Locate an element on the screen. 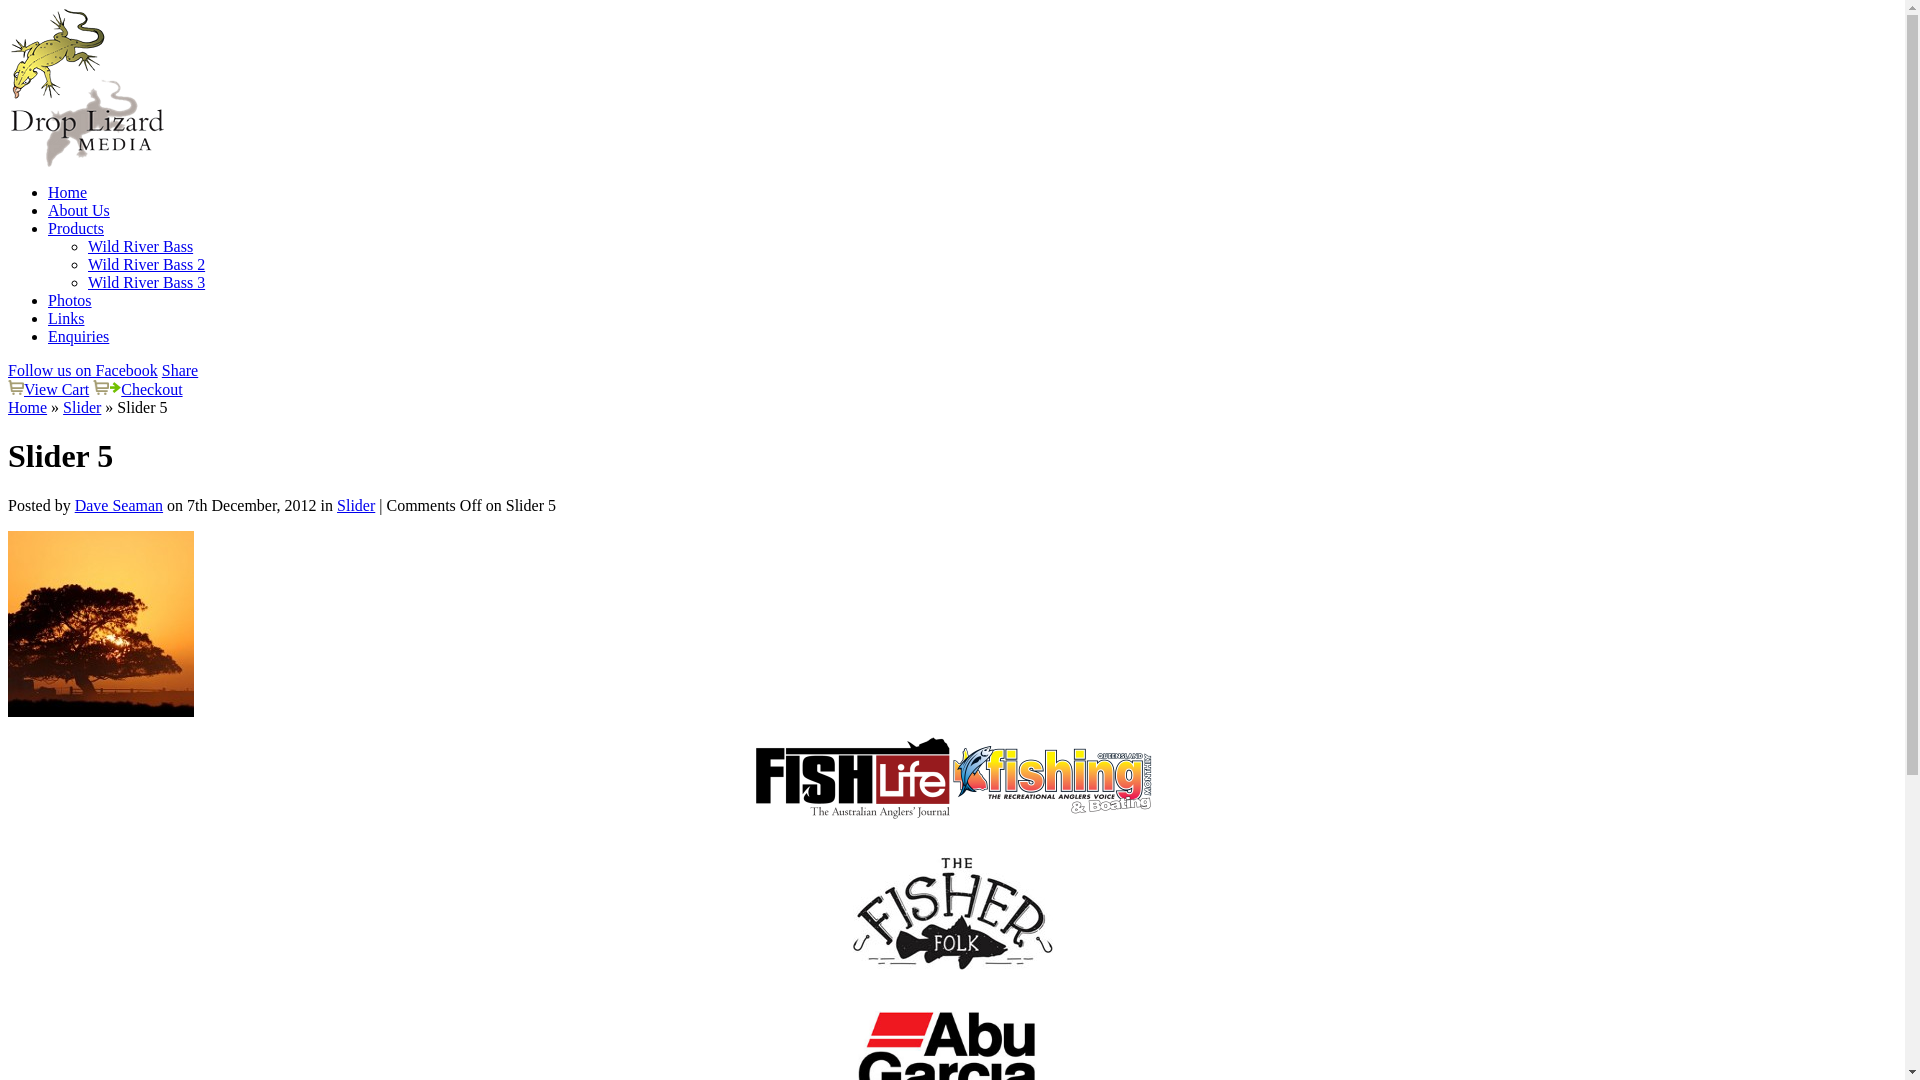 The width and height of the screenshot is (1920, 1080). 'Products' is located at coordinates (76, 227).